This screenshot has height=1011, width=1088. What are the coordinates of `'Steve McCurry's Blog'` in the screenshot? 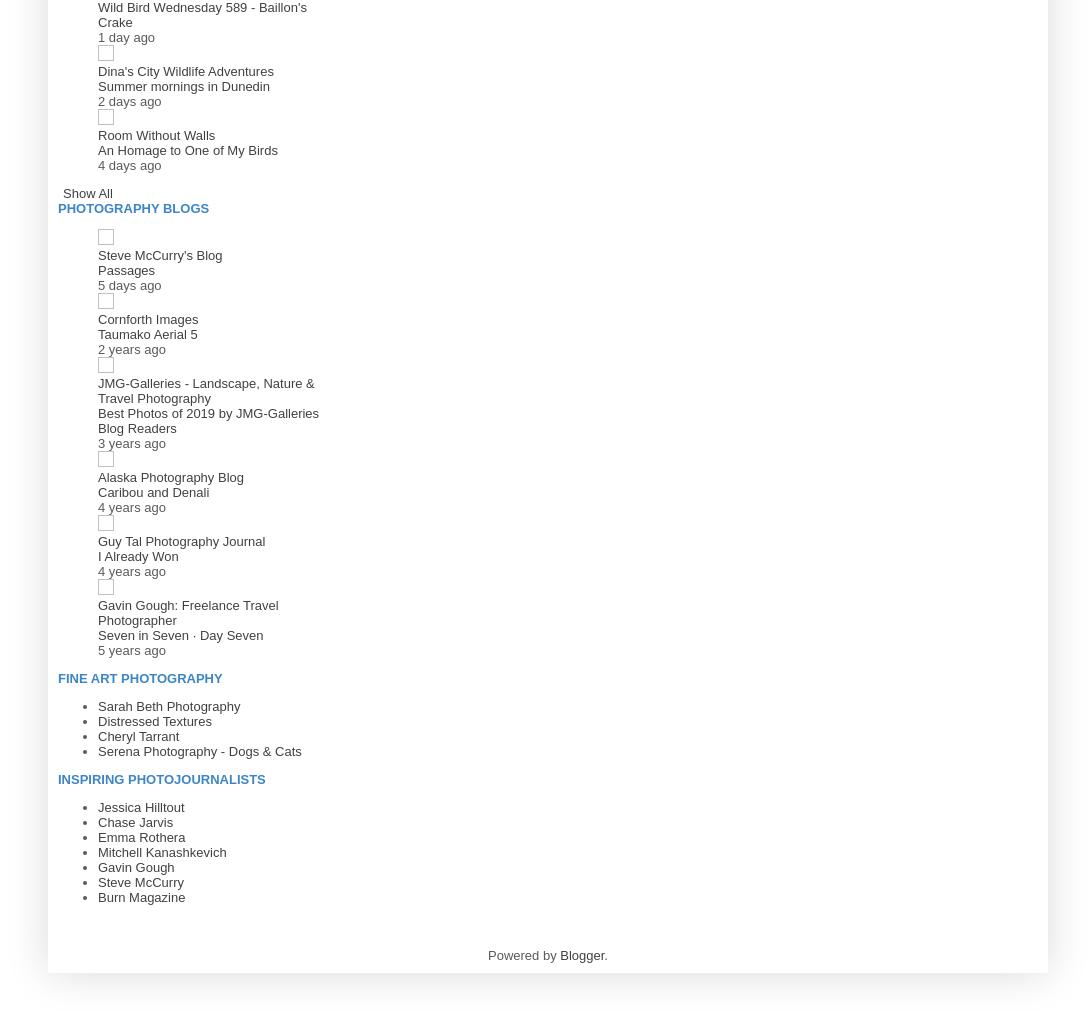 It's located at (159, 254).